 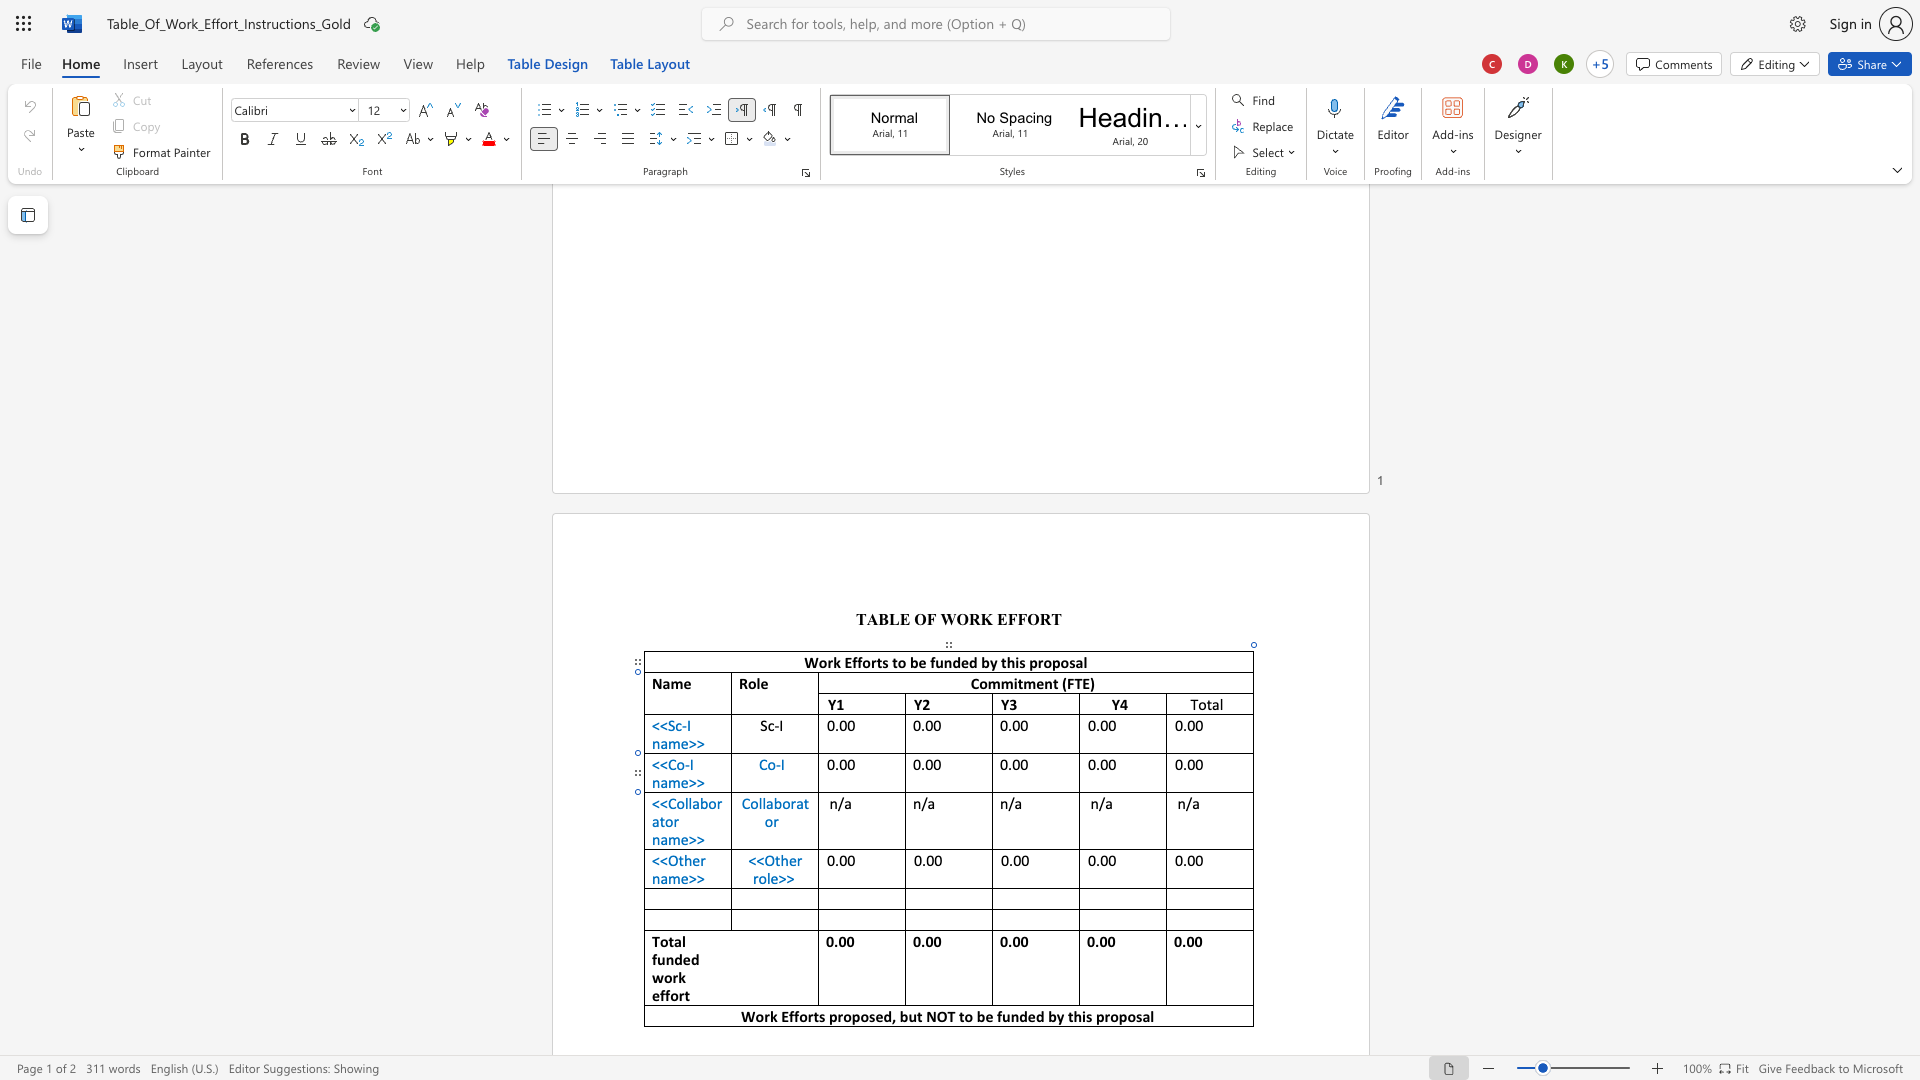 What do you see at coordinates (677, 859) in the screenshot?
I see `the space between the continuous character "O" and "t" in the text` at bounding box center [677, 859].